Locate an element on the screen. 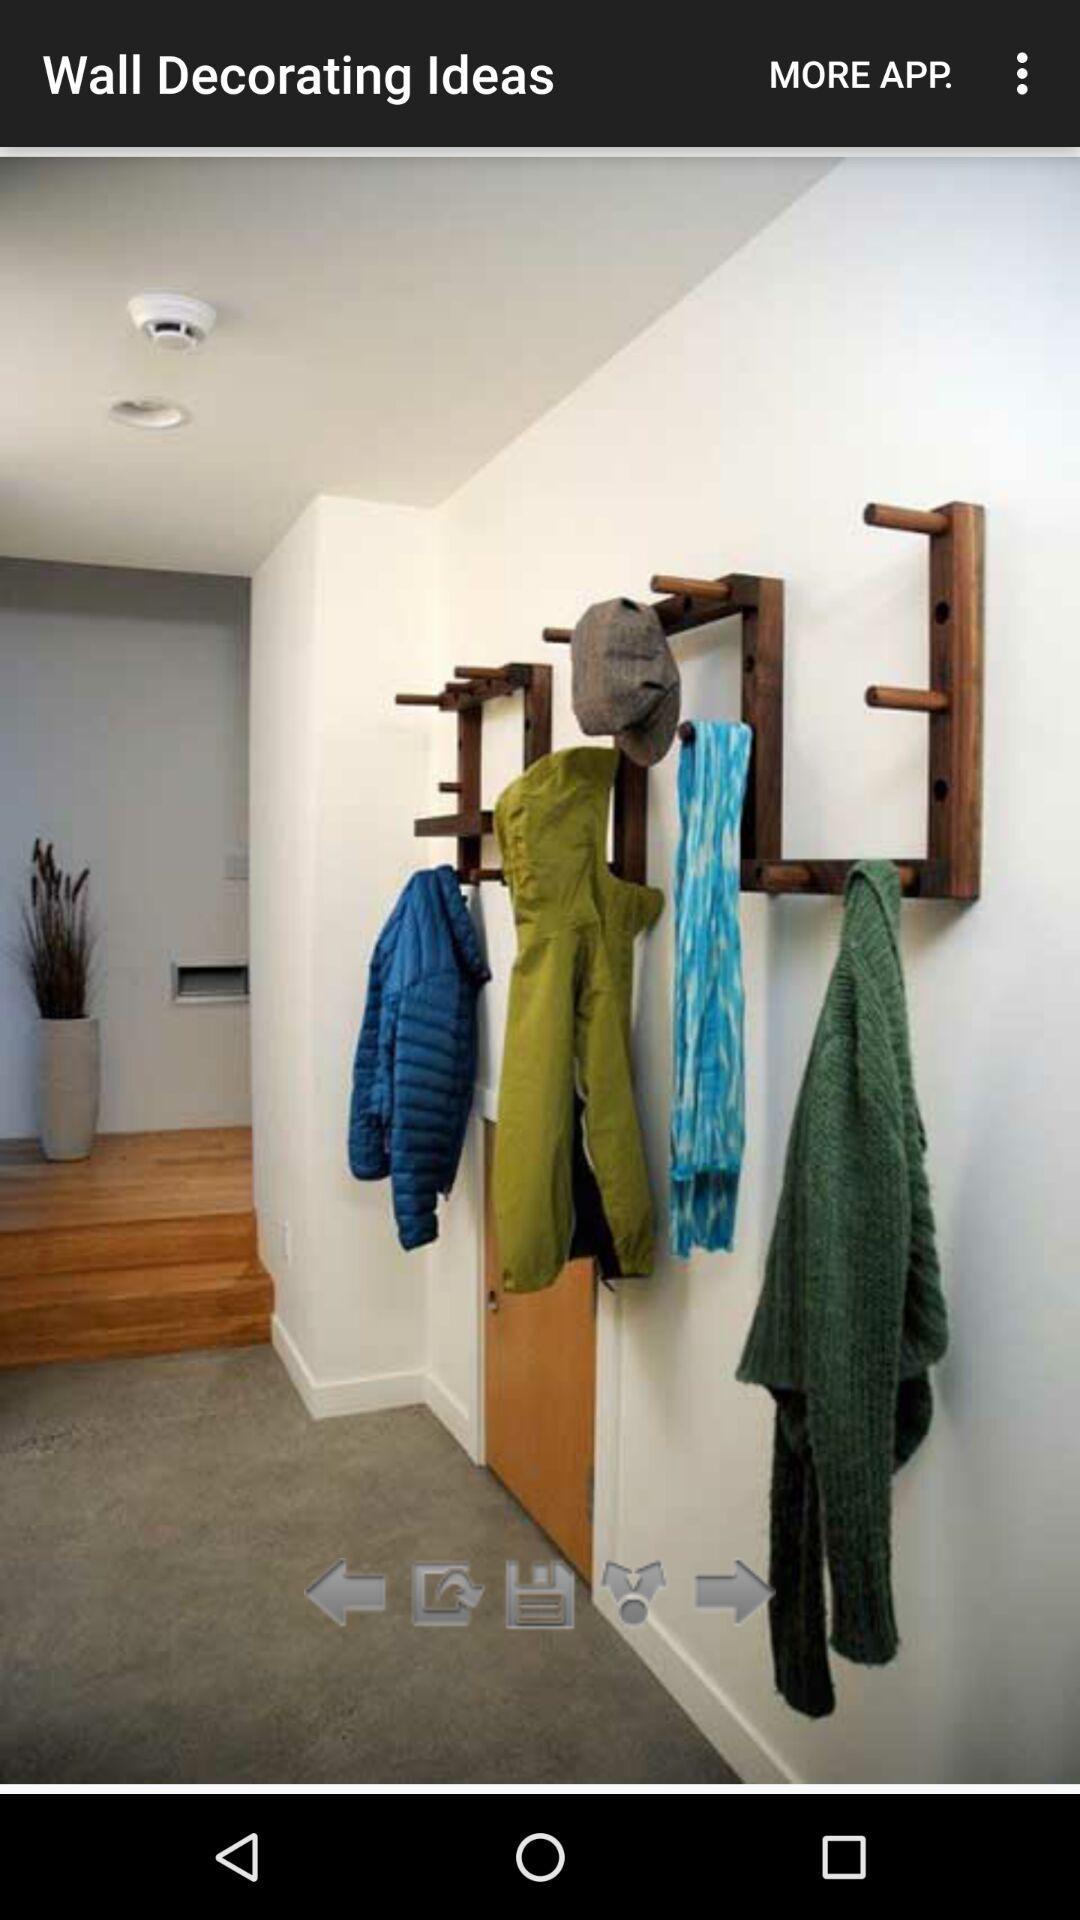  the save icon is located at coordinates (540, 1593).